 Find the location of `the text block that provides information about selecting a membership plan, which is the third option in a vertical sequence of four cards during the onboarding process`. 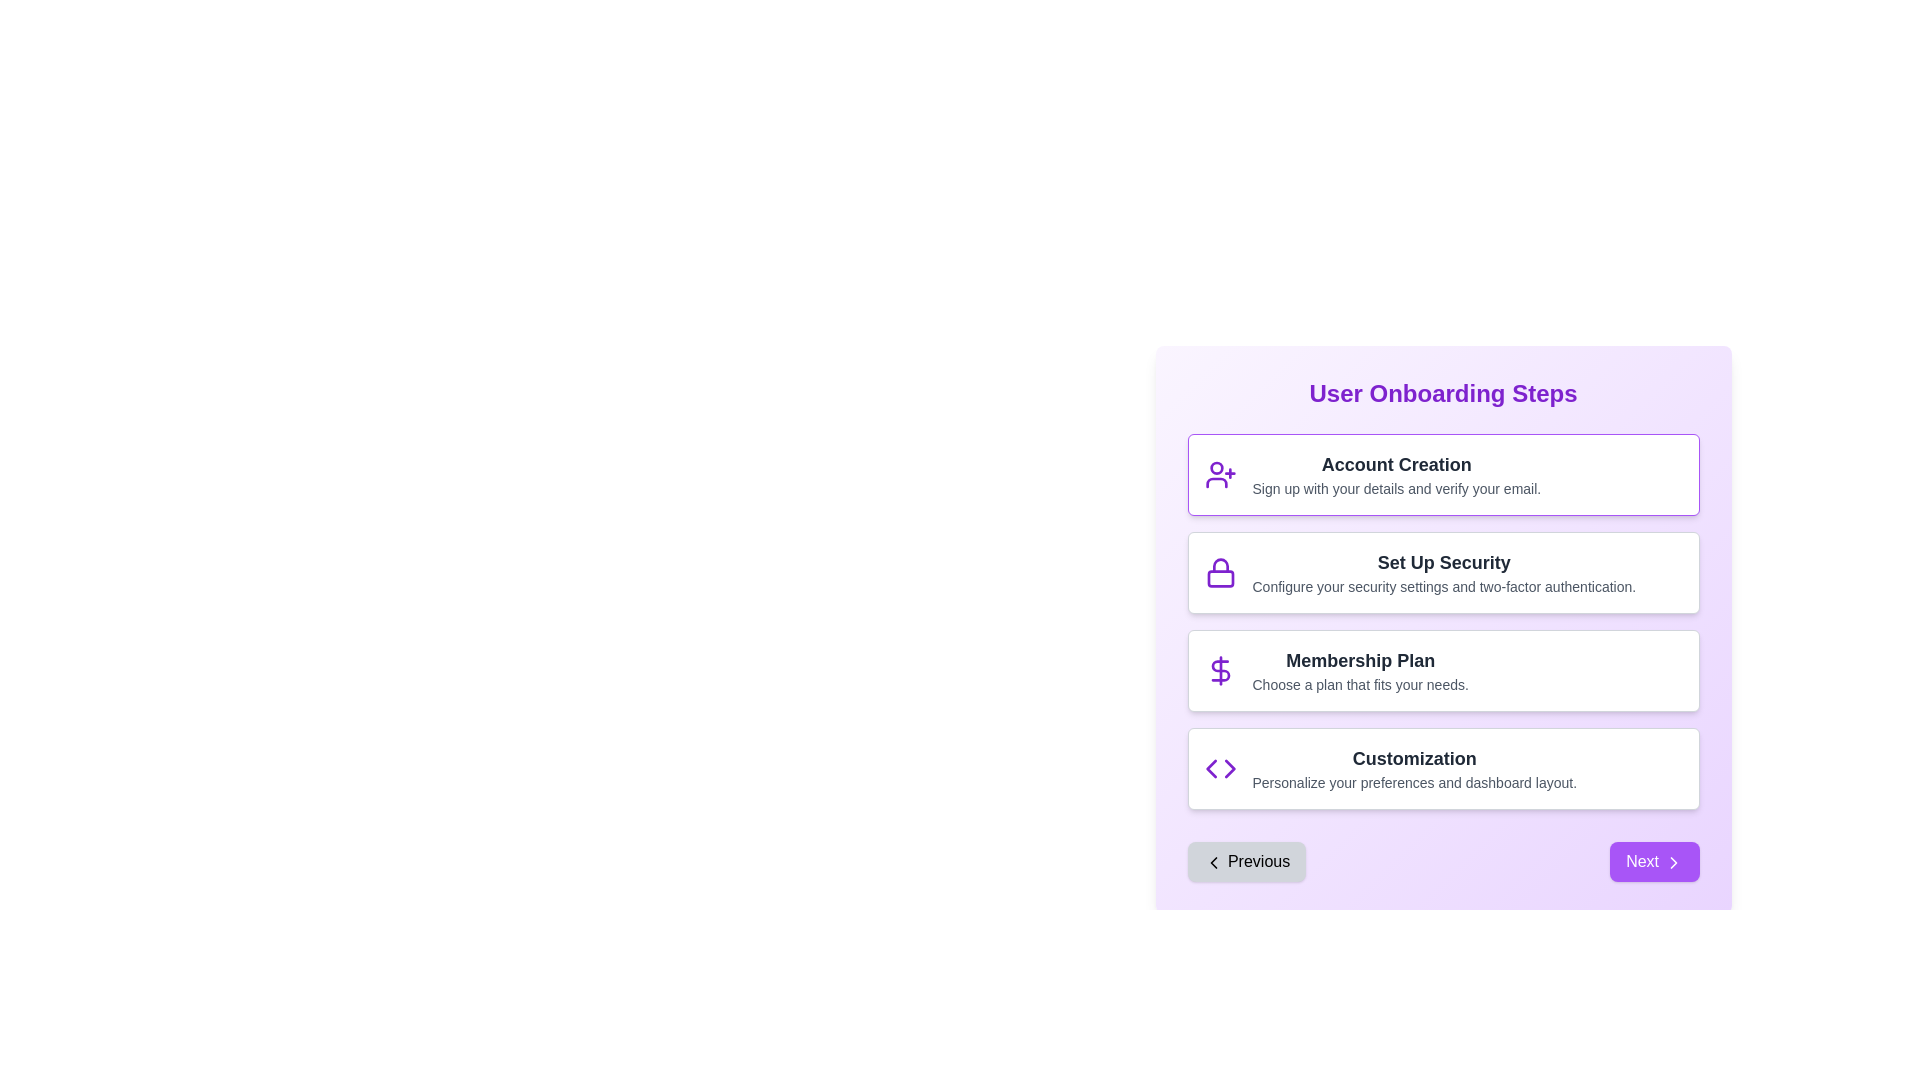

the text block that provides information about selecting a membership plan, which is the third option in a vertical sequence of four cards during the onboarding process is located at coordinates (1360, 671).